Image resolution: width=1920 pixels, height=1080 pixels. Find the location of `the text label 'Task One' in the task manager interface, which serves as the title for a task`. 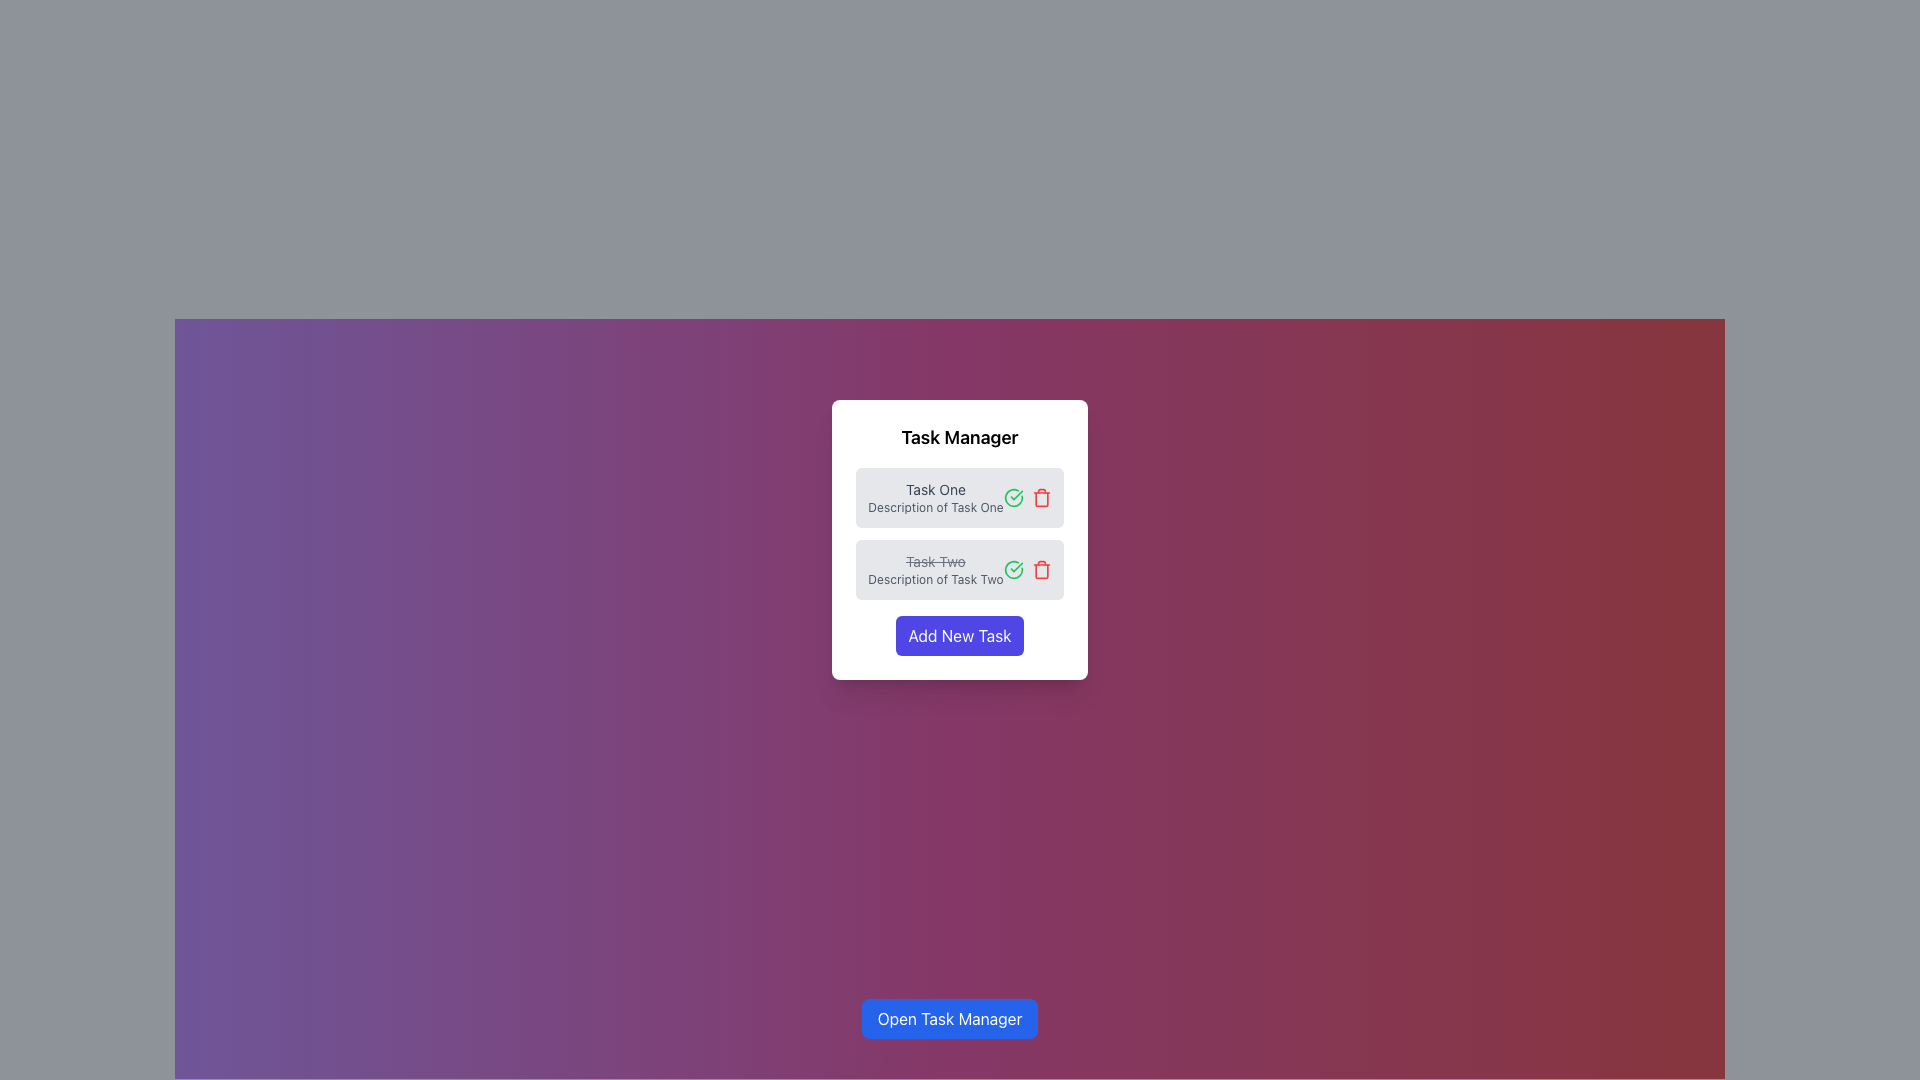

the text label 'Task One' in the task manager interface, which serves as the title for a task is located at coordinates (935, 489).